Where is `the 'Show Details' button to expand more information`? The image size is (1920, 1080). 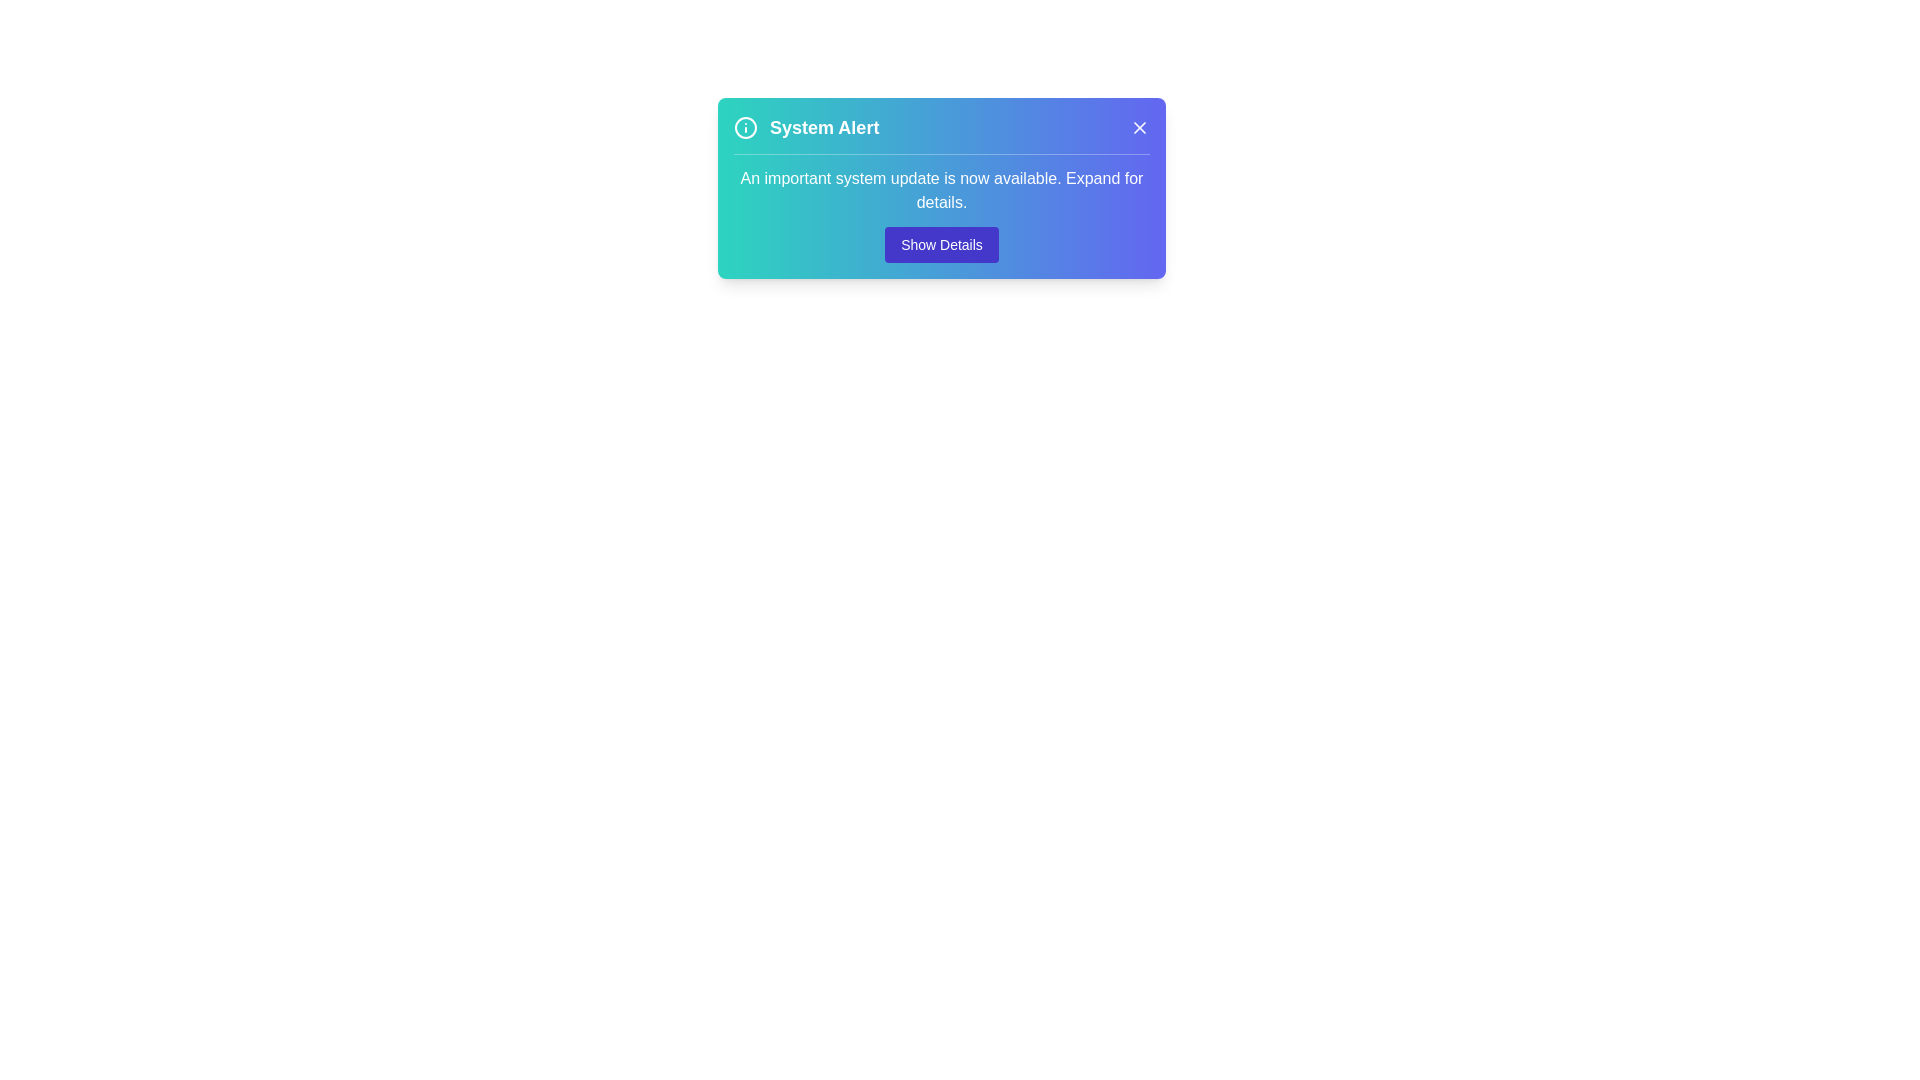
the 'Show Details' button to expand more information is located at coordinates (940, 244).